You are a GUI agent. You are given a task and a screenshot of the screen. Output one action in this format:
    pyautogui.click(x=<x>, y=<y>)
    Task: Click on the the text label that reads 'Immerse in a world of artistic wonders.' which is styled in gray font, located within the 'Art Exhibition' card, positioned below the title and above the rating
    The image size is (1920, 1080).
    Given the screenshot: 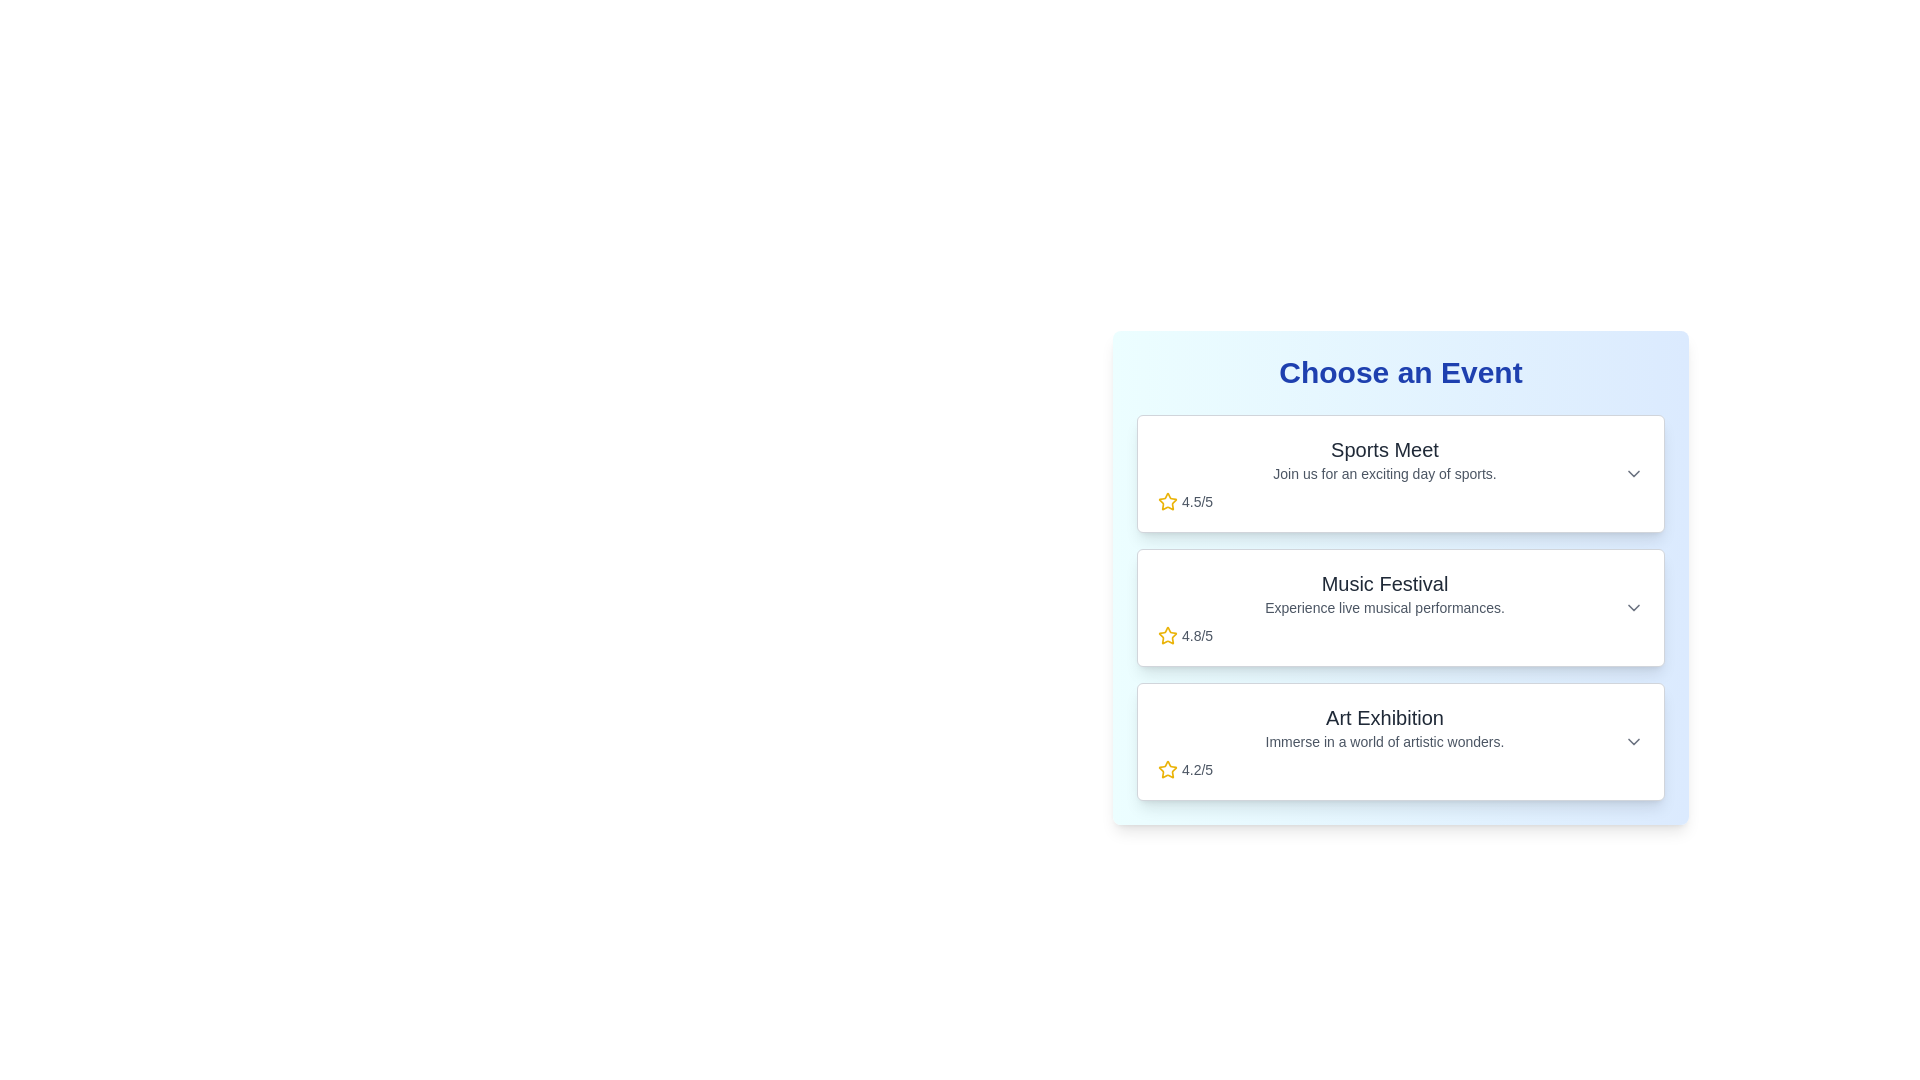 What is the action you would take?
    pyautogui.click(x=1384, y=741)
    